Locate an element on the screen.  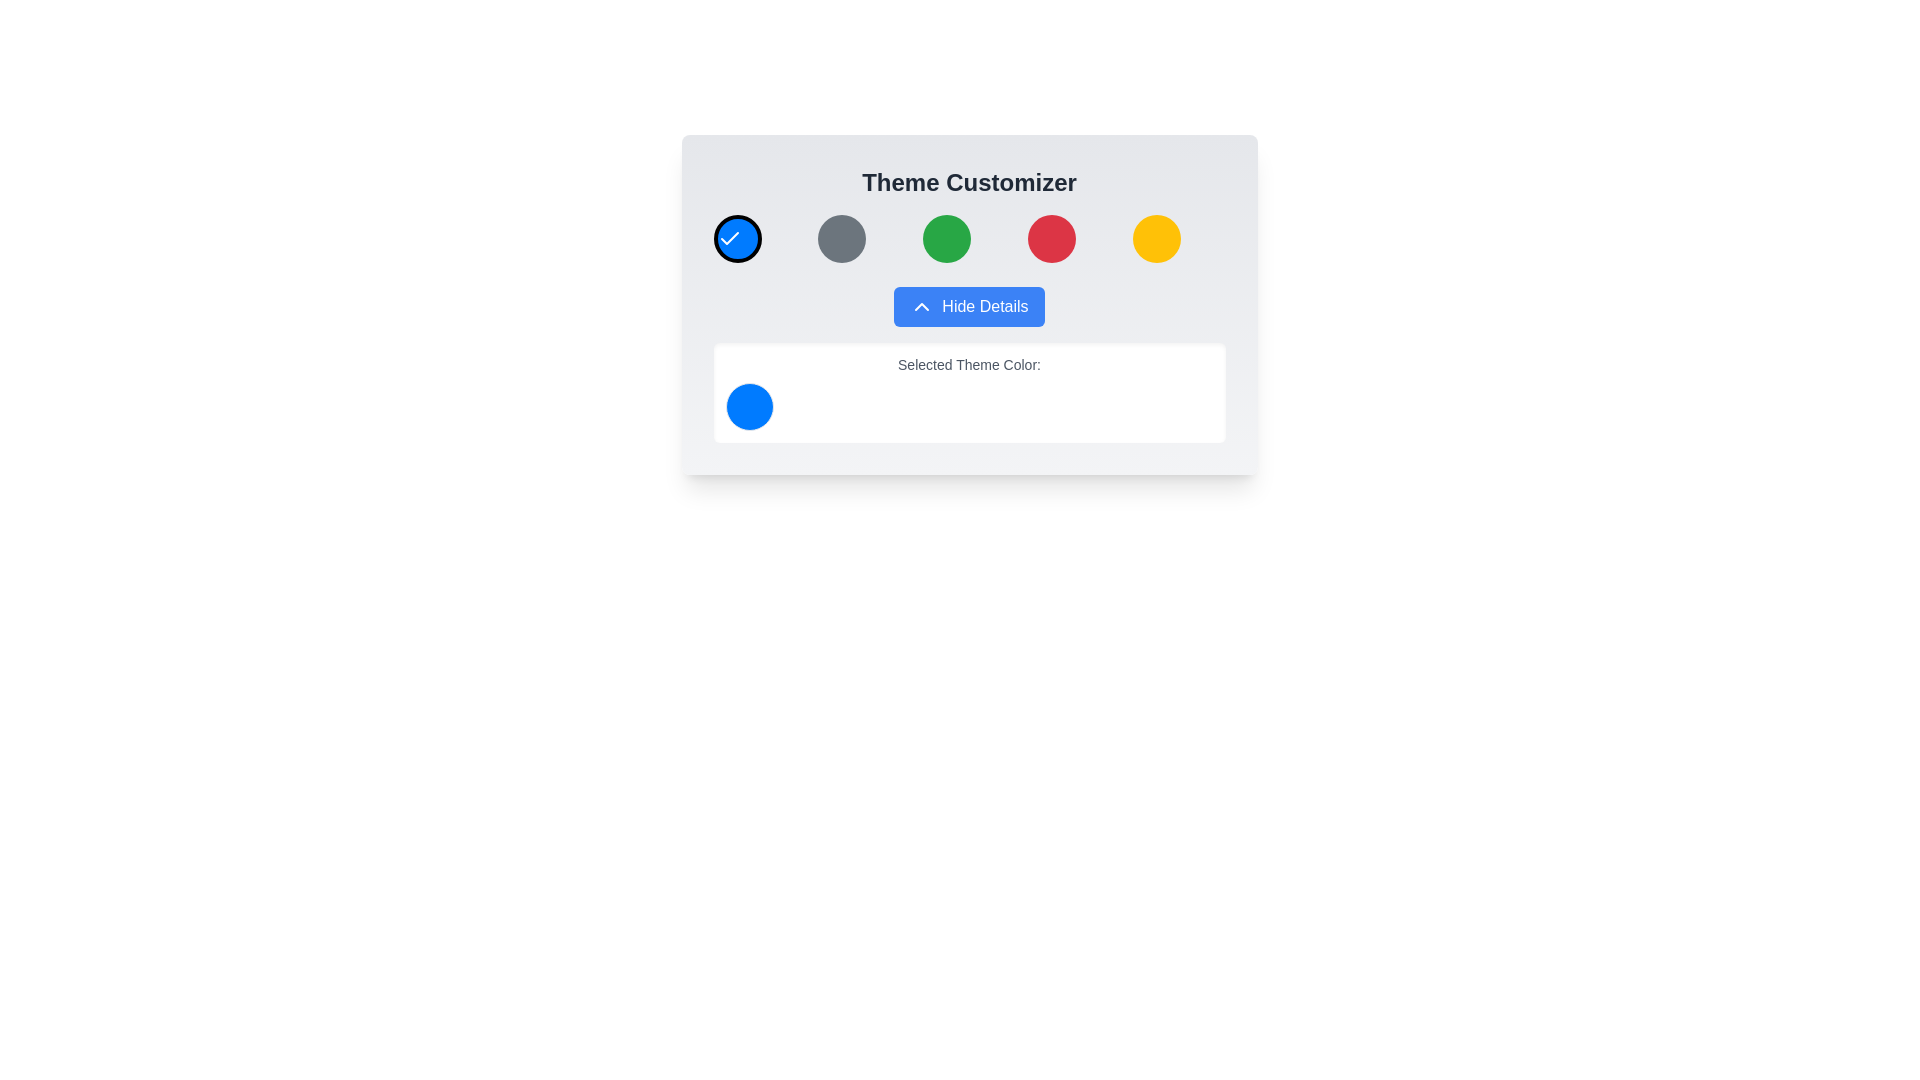
the bold text label displaying 'Theme Customizer' which is centered at the top of the white rounded panel is located at coordinates (969, 182).